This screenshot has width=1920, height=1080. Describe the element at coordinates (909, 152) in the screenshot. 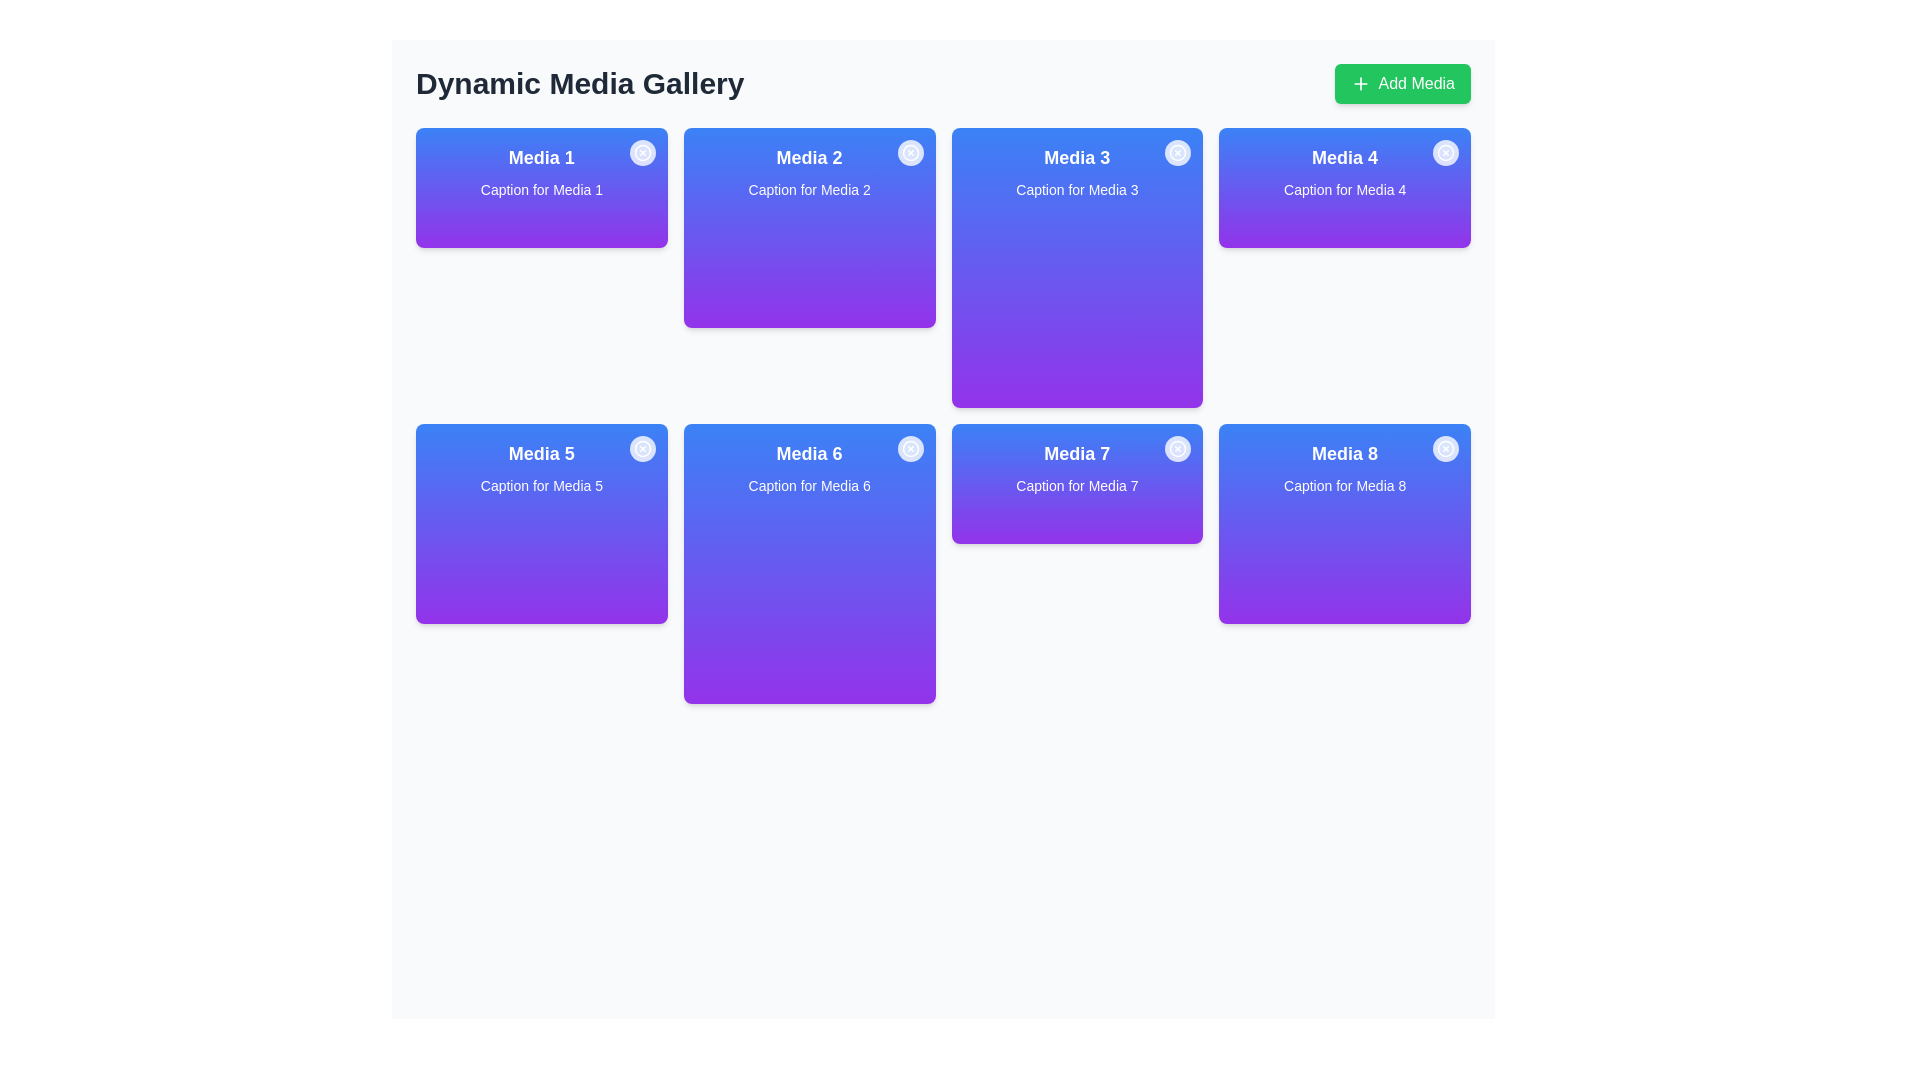

I see `the circular close button with an 'X' symbol located in the top-right section of the Media 2 card` at that location.